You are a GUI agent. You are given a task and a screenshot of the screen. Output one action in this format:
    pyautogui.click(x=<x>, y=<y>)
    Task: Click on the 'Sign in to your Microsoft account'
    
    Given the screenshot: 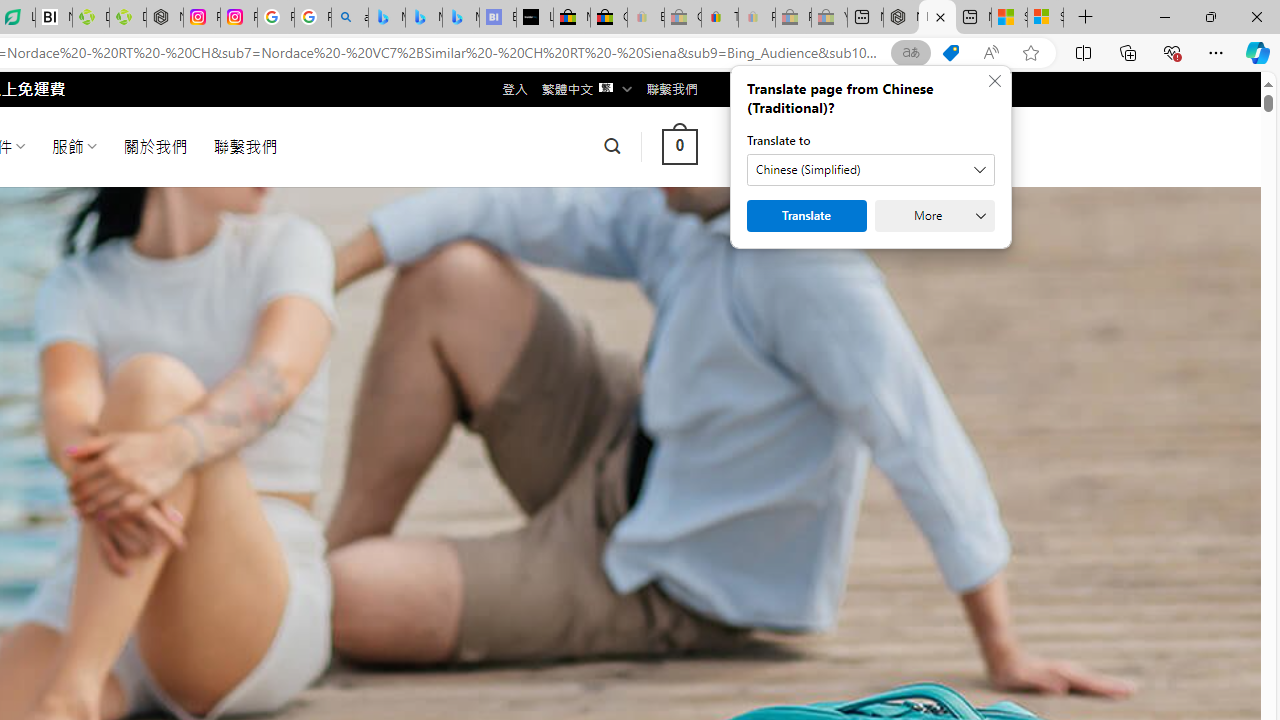 What is the action you would take?
    pyautogui.click(x=1044, y=17)
    